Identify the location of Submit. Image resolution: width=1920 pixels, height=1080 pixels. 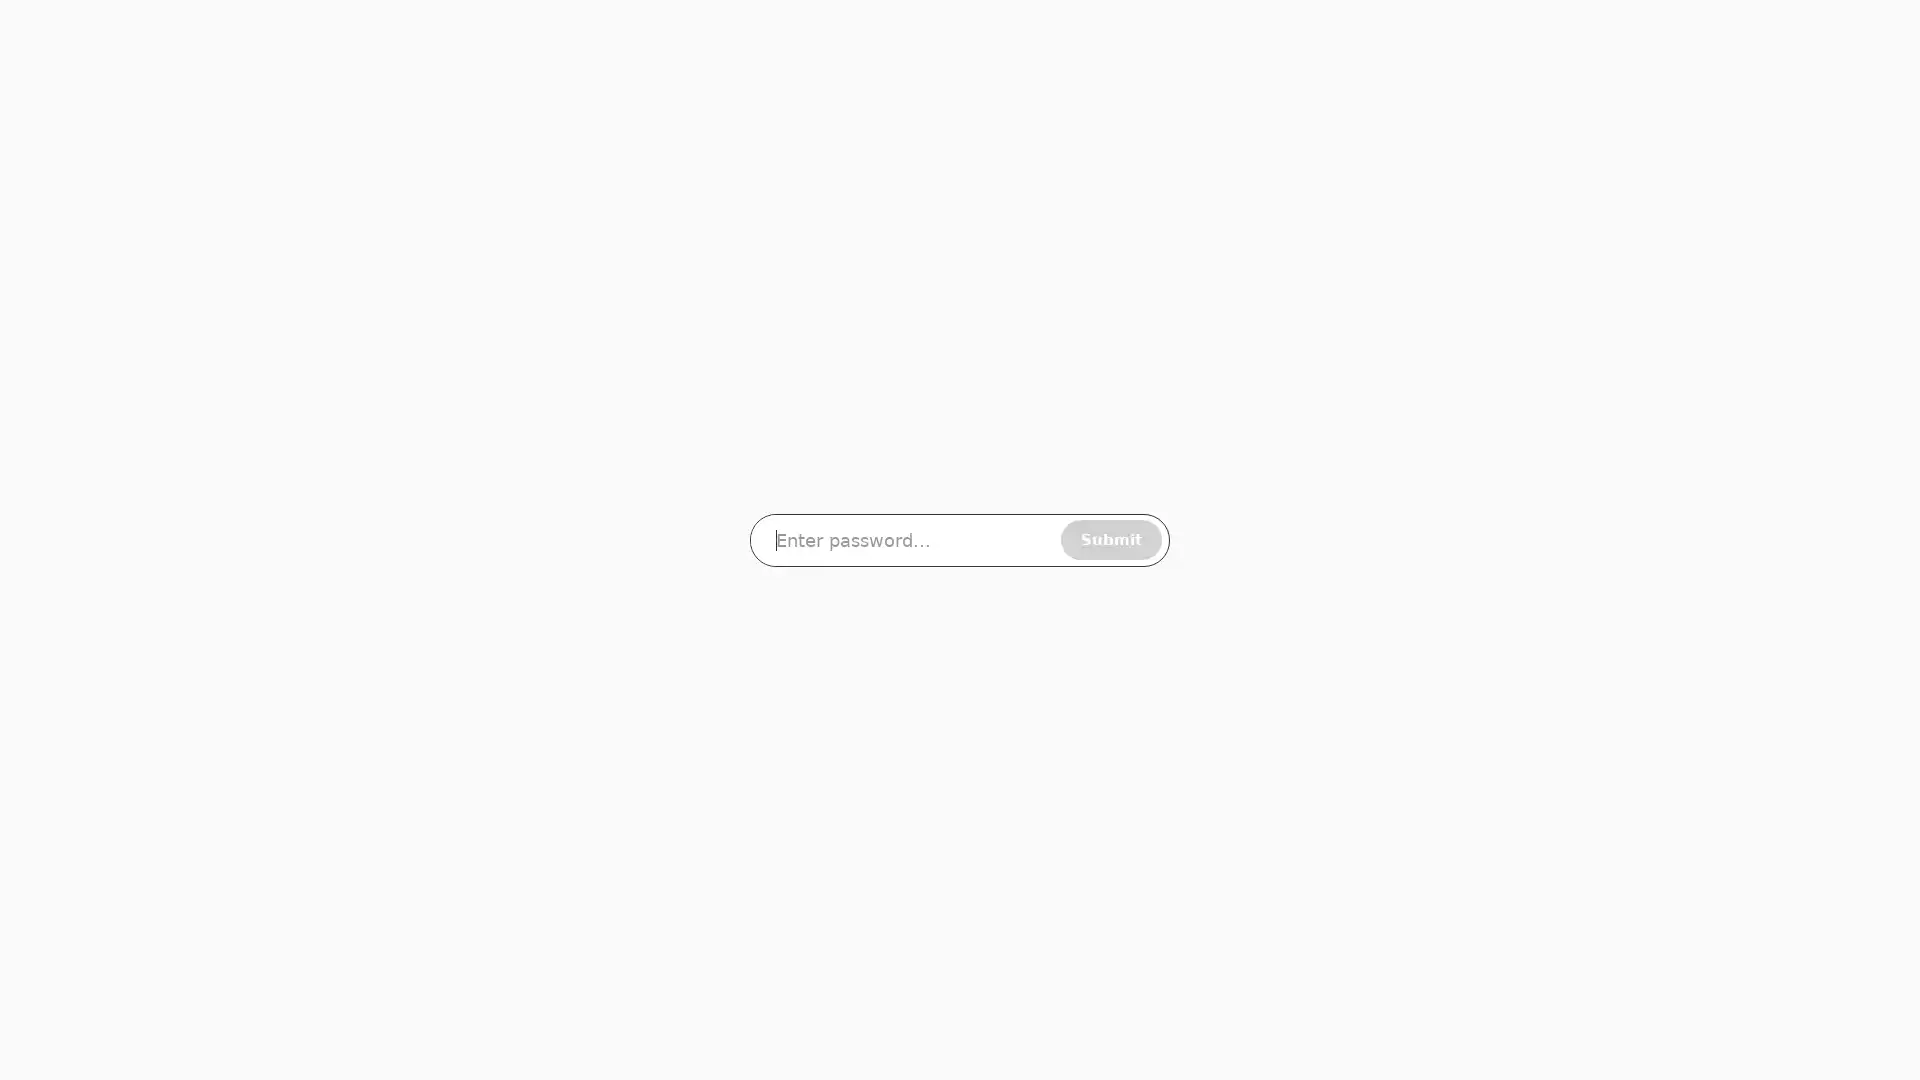
(1110, 540).